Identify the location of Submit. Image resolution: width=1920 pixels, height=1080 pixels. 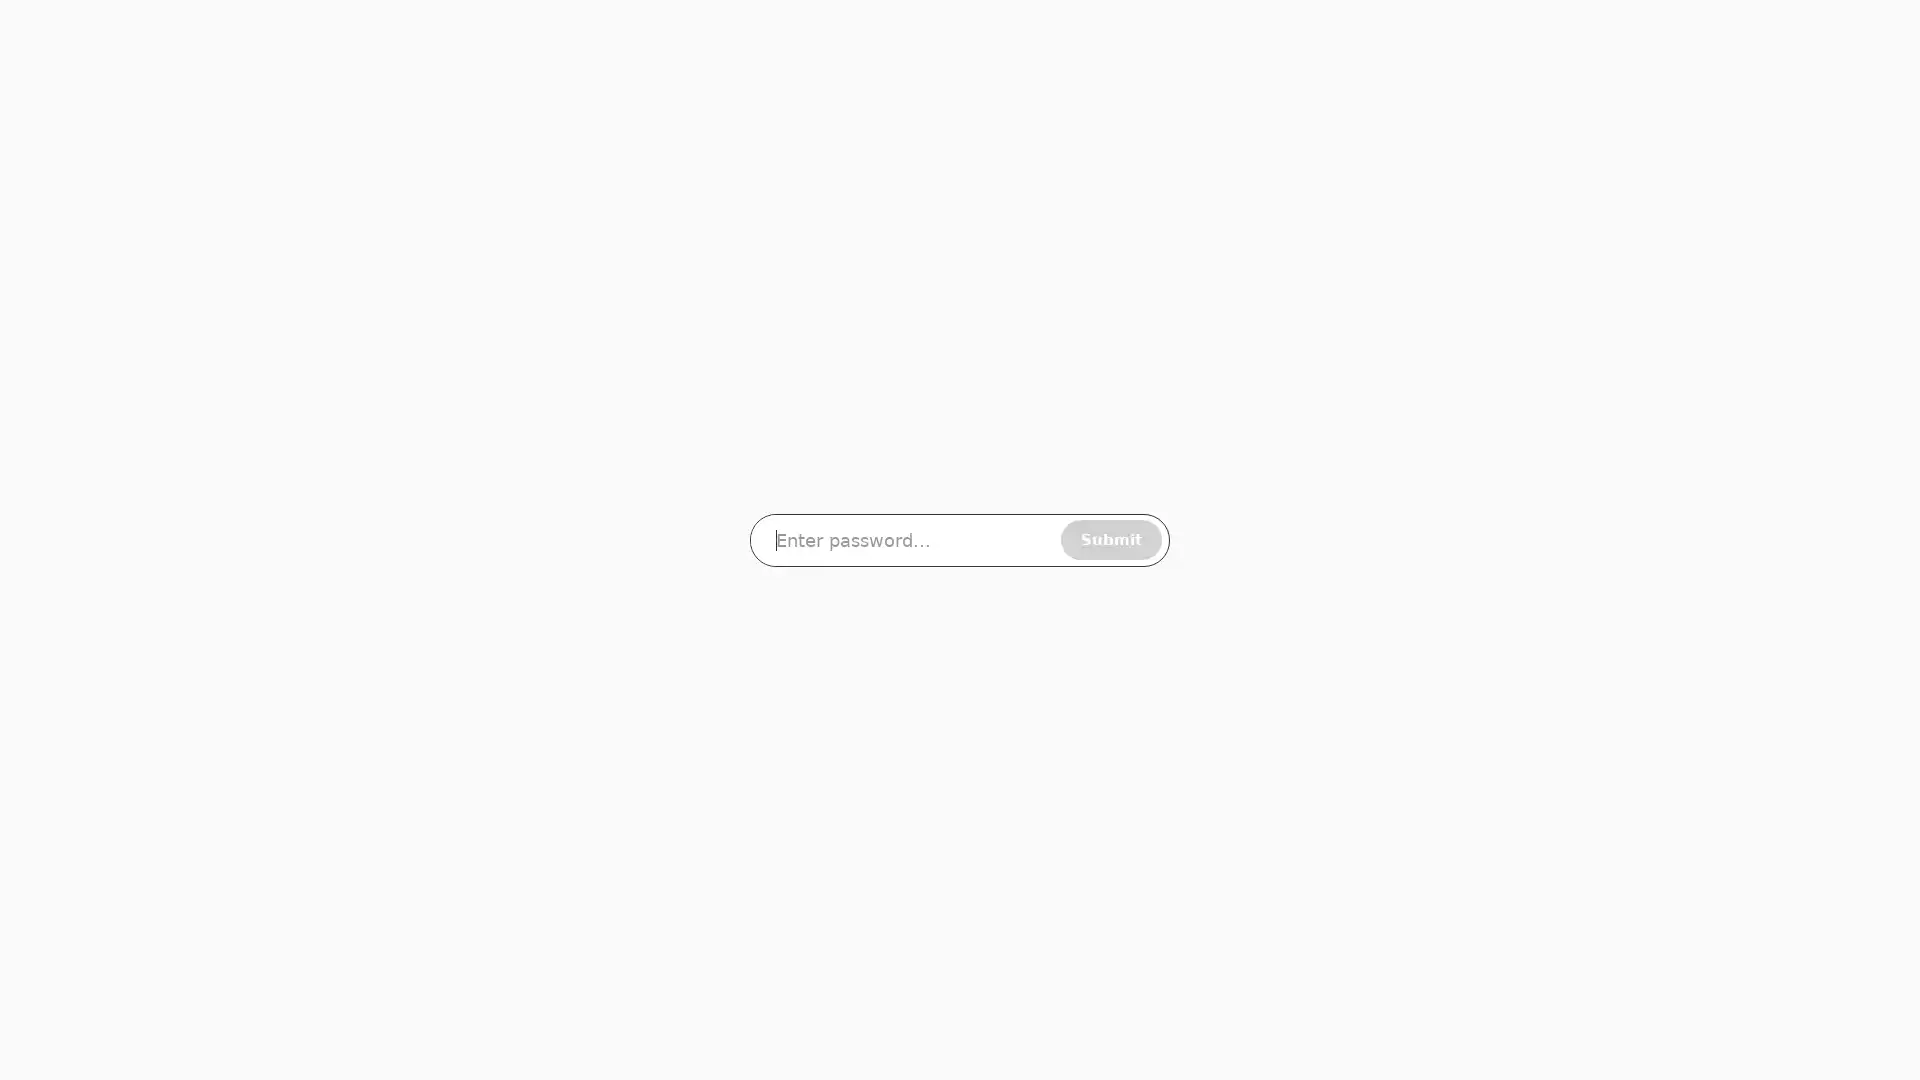
(1110, 540).